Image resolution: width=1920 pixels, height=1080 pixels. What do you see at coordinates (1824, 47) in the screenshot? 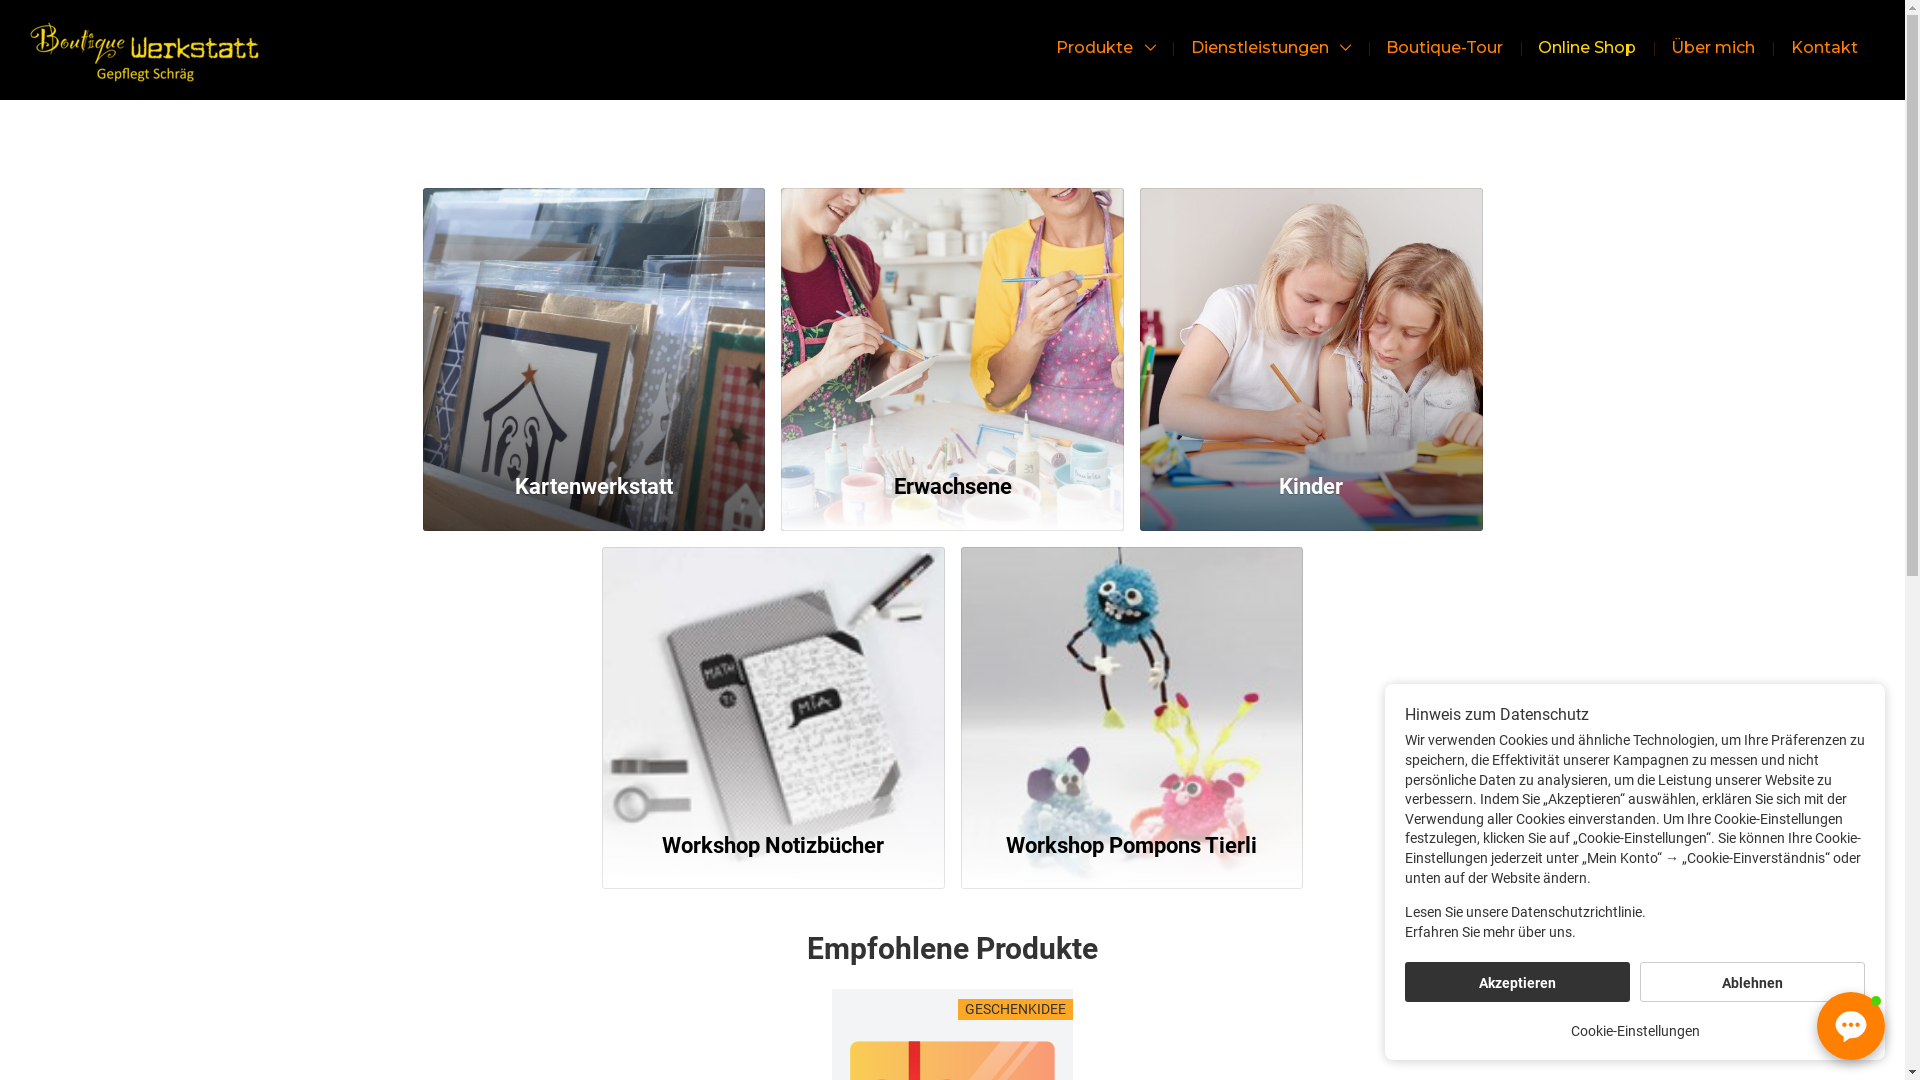
I see `'Kontakt'` at bounding box center [1824, 47].